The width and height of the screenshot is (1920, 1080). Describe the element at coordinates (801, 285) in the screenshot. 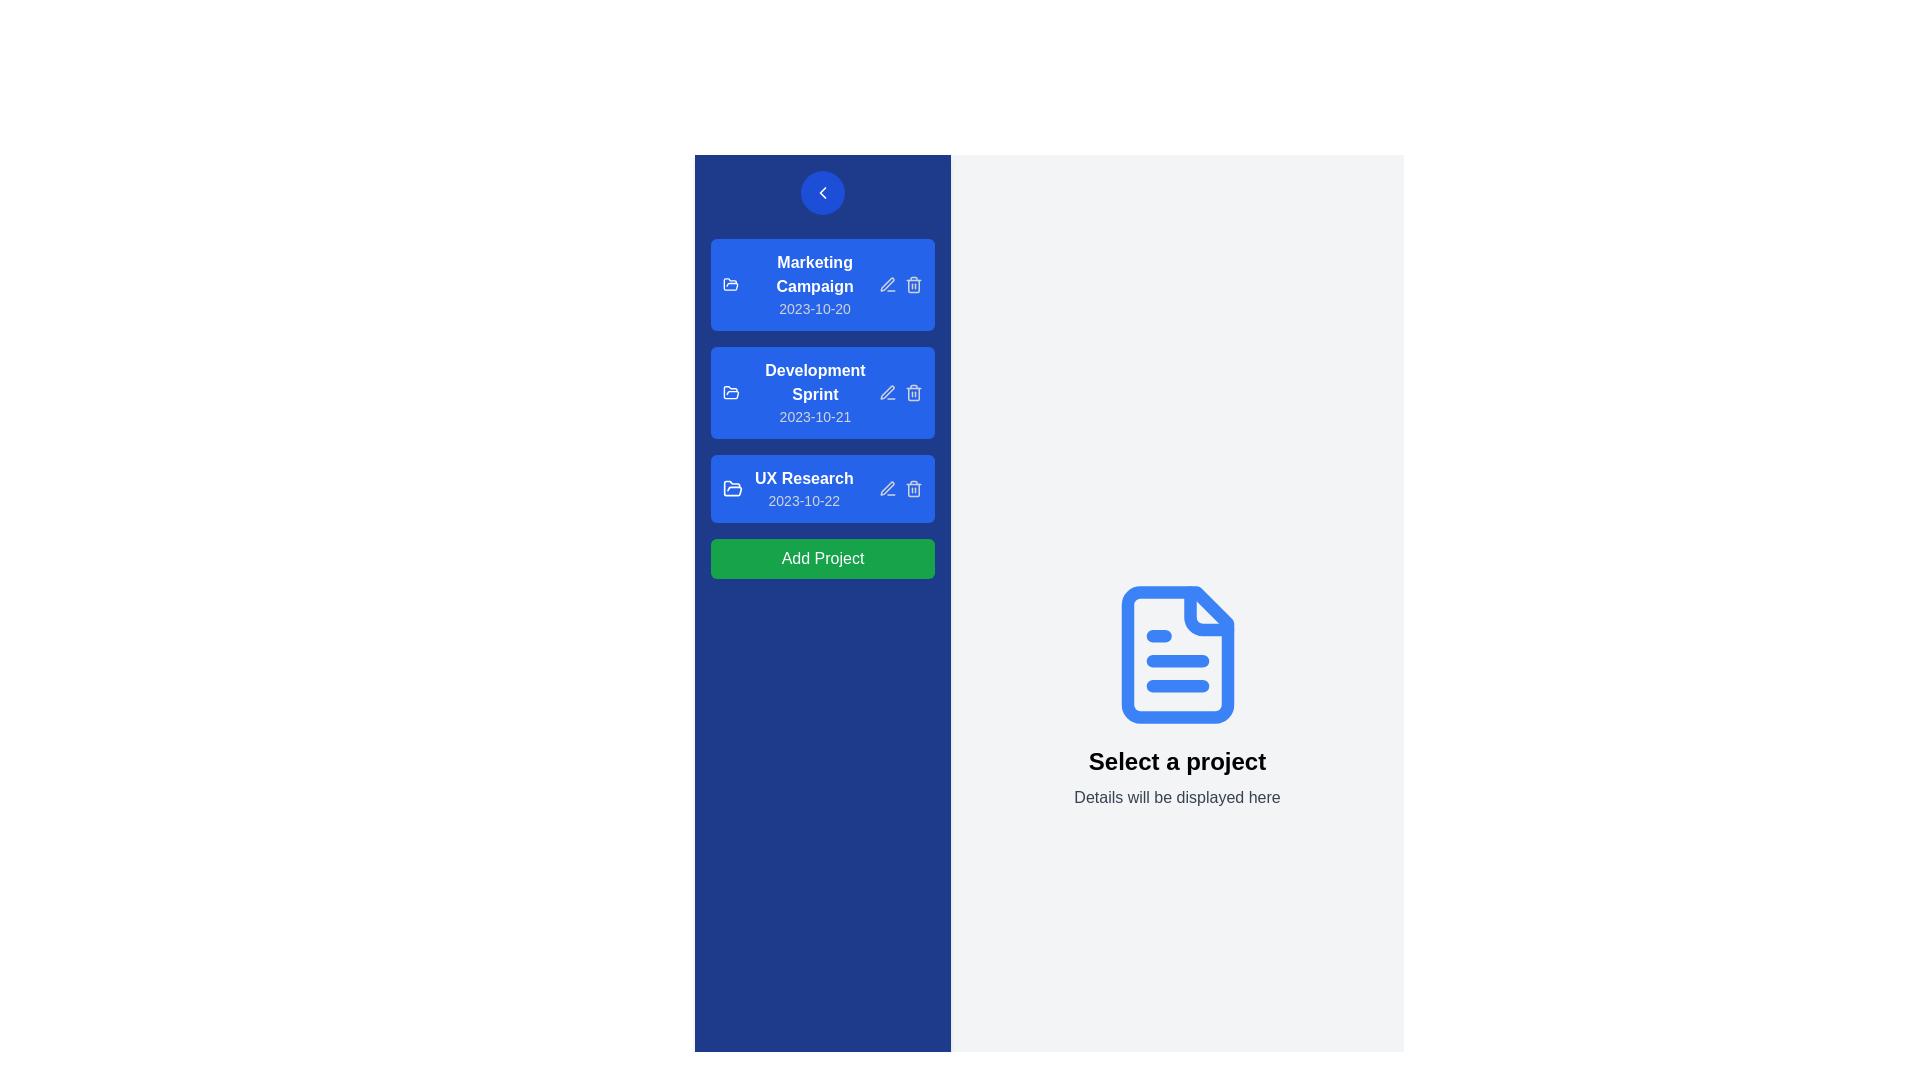

I see `the selectable project card titled 'Marketing Campaign'` at that location.